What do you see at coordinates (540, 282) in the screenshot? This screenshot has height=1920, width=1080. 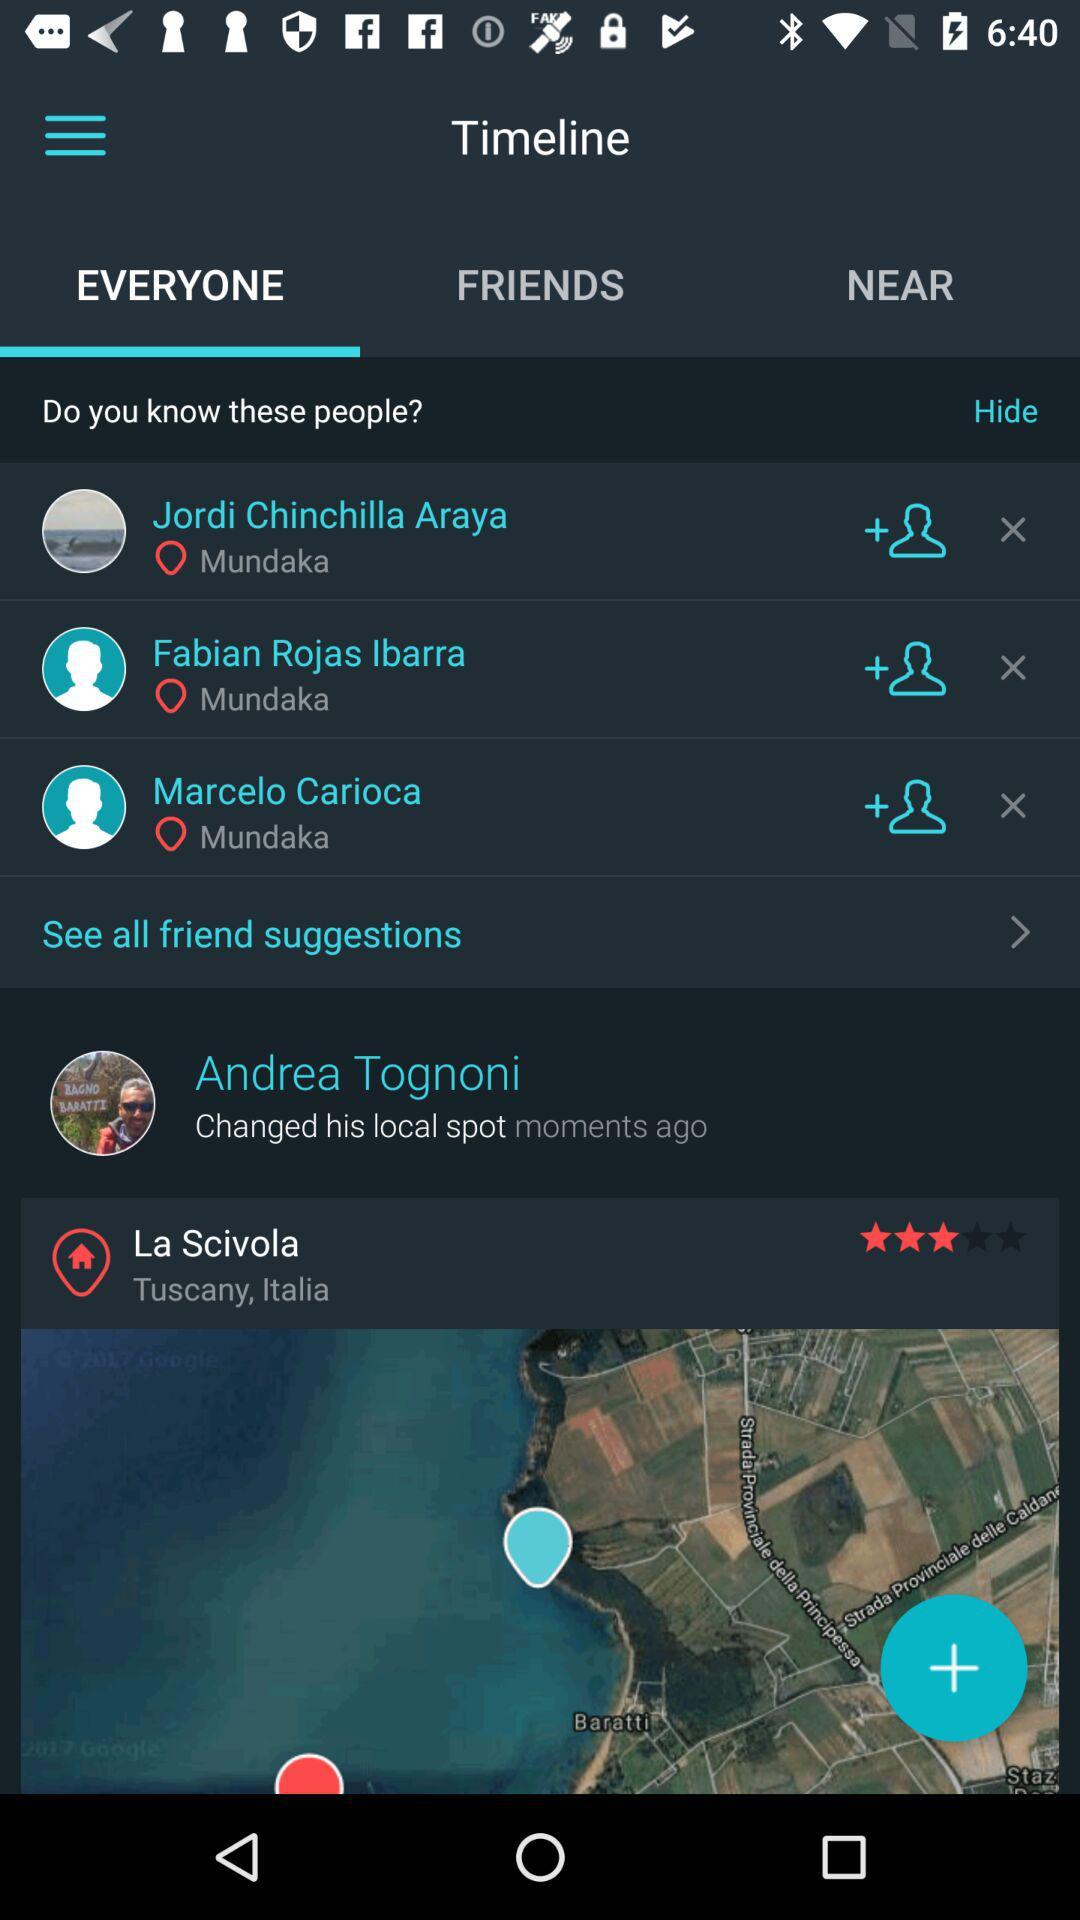 I see `the icon above do you know icon` at bounding box center [540, 282].